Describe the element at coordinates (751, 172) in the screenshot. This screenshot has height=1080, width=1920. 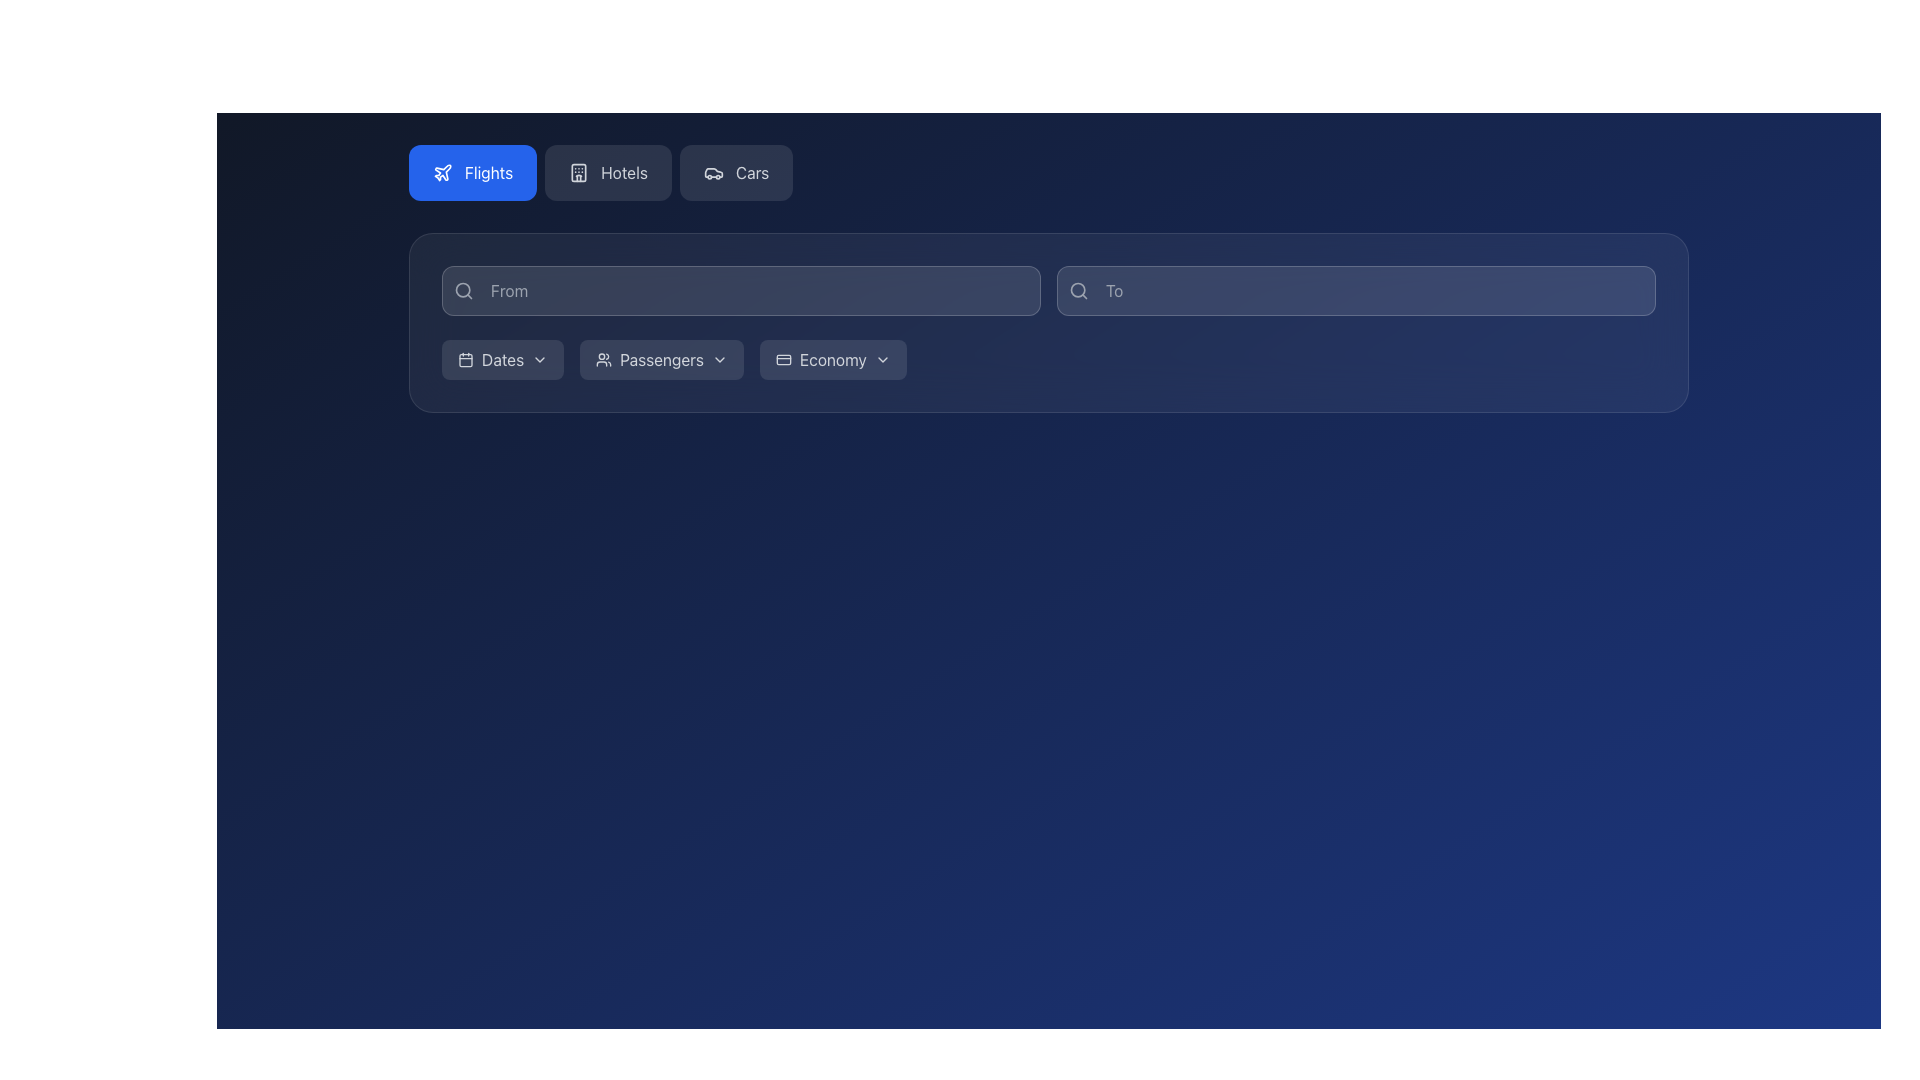
I see `the 'Cars' text label, which is styled in light gray over a dark background and located at the rightmost side of the horizontal menu bar` at that location.